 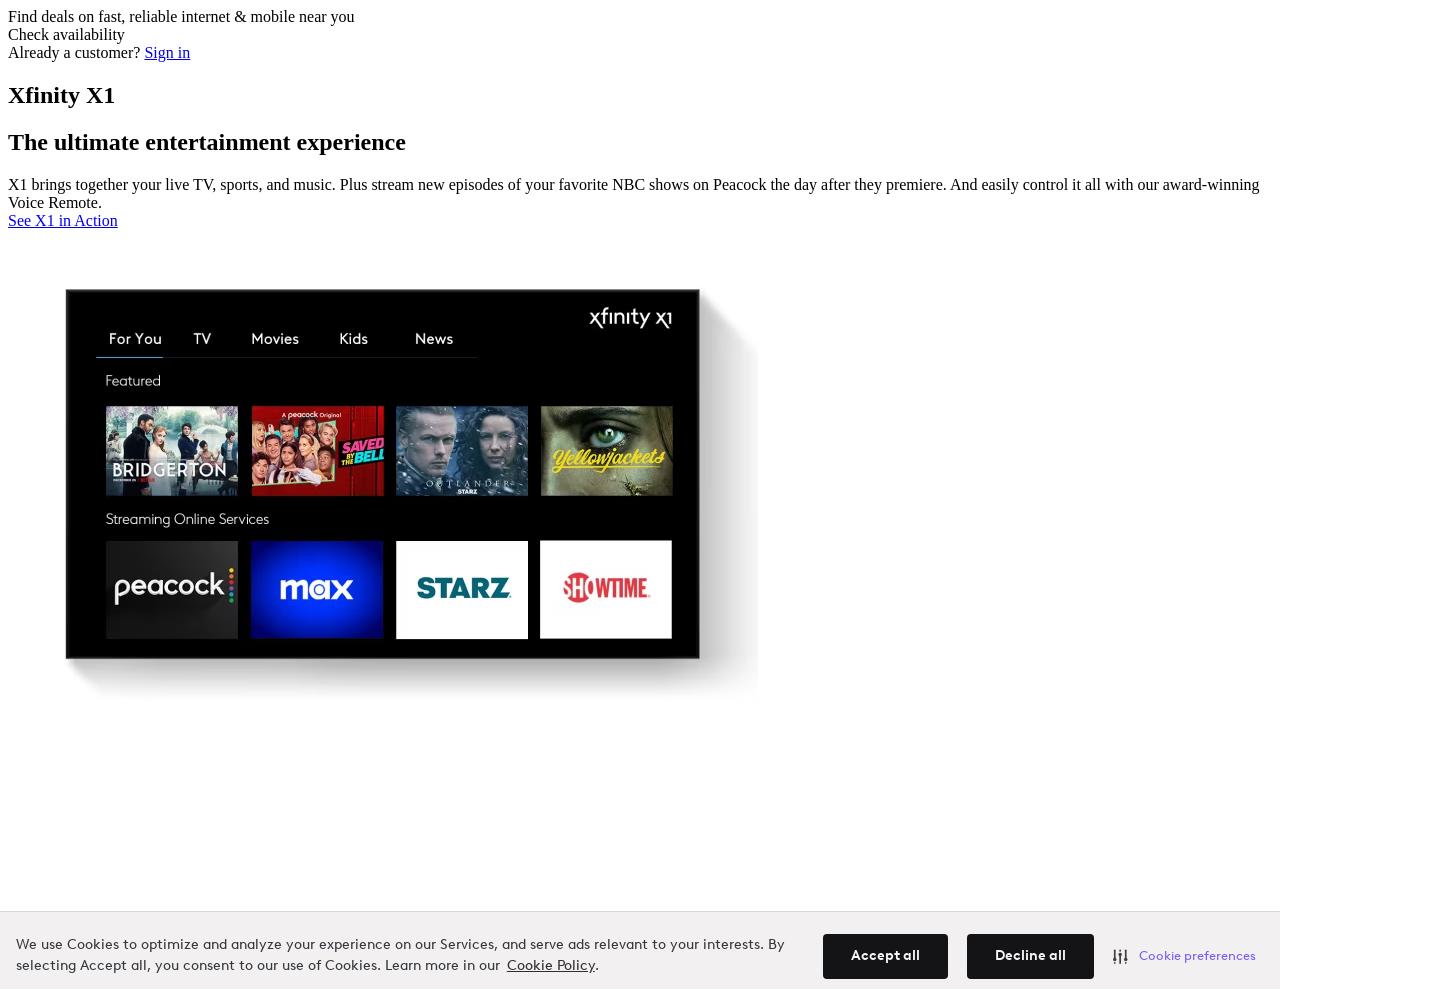 I want to click on 'Already a customer?', so click(x=75, y=51).